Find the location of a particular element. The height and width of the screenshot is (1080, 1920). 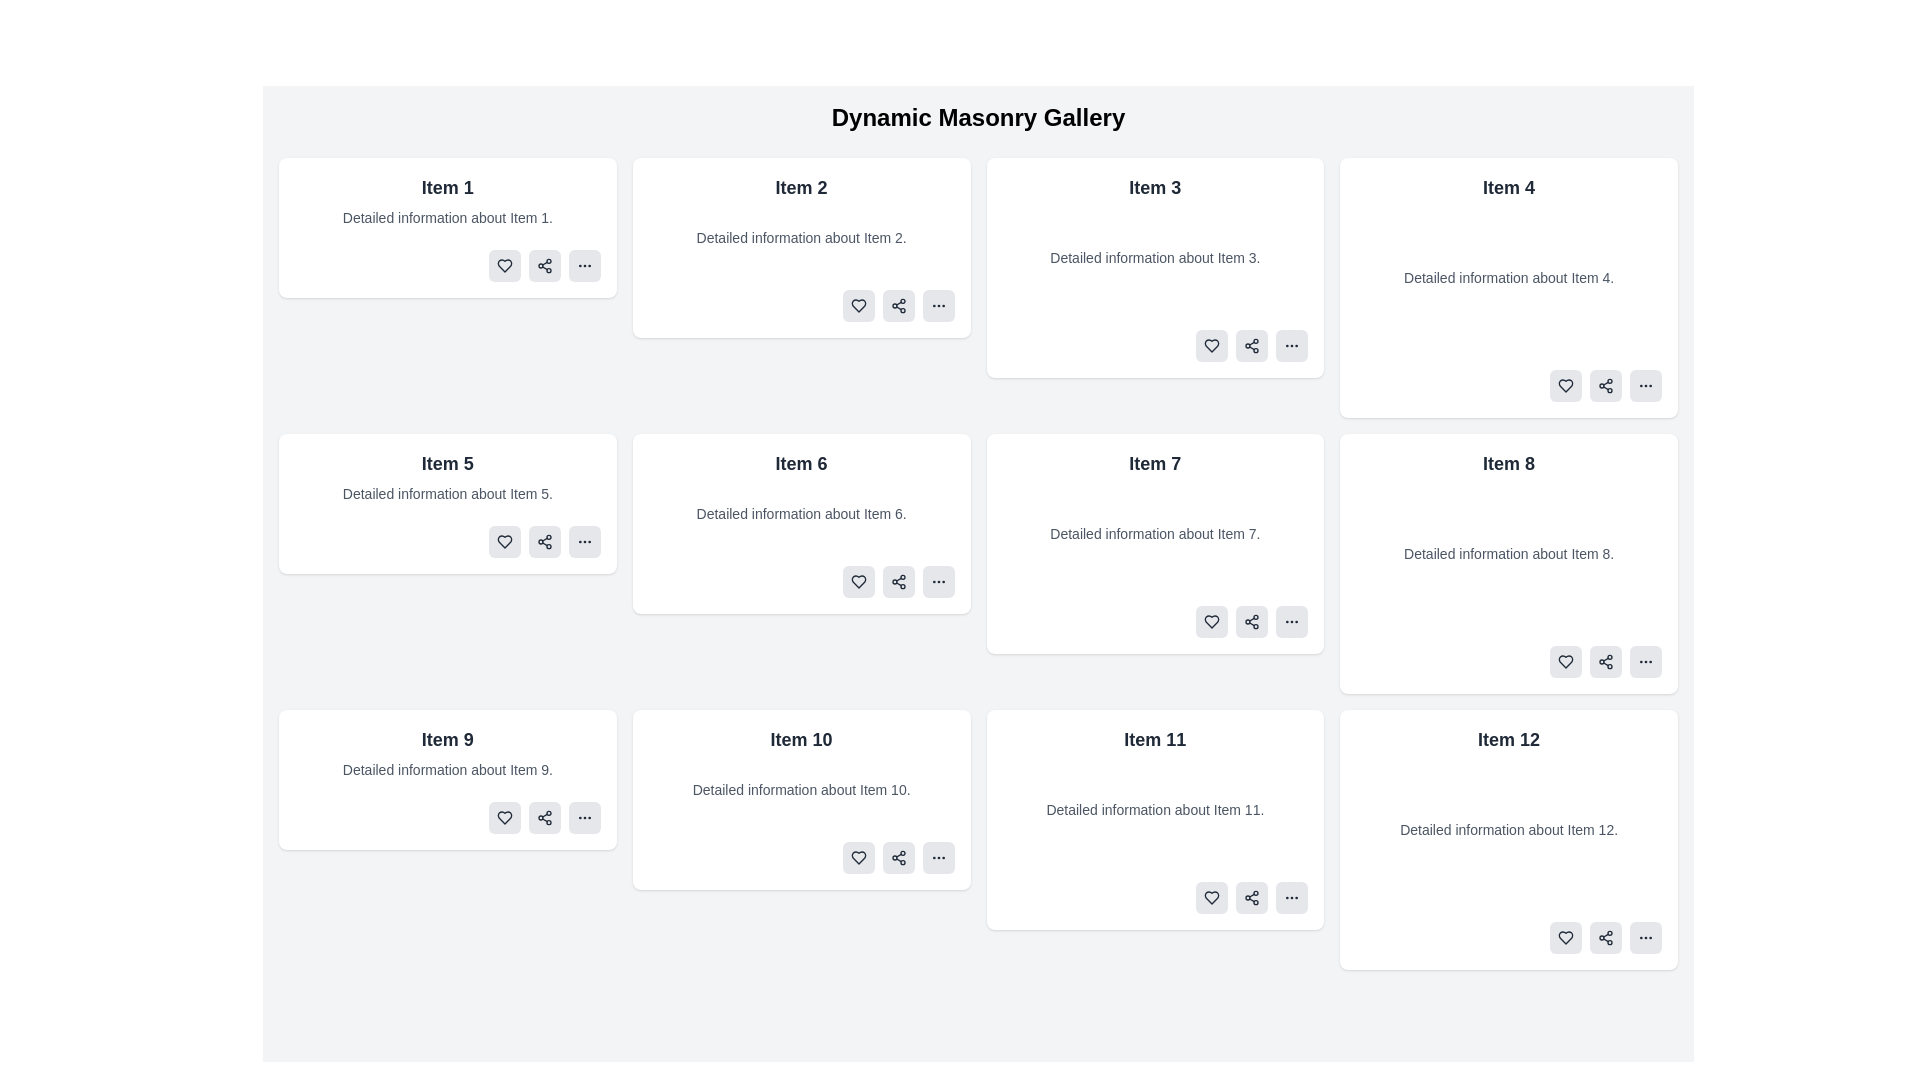

the card located in the top-right position of the masonry grid layout is located at coordinates (1509, 288).